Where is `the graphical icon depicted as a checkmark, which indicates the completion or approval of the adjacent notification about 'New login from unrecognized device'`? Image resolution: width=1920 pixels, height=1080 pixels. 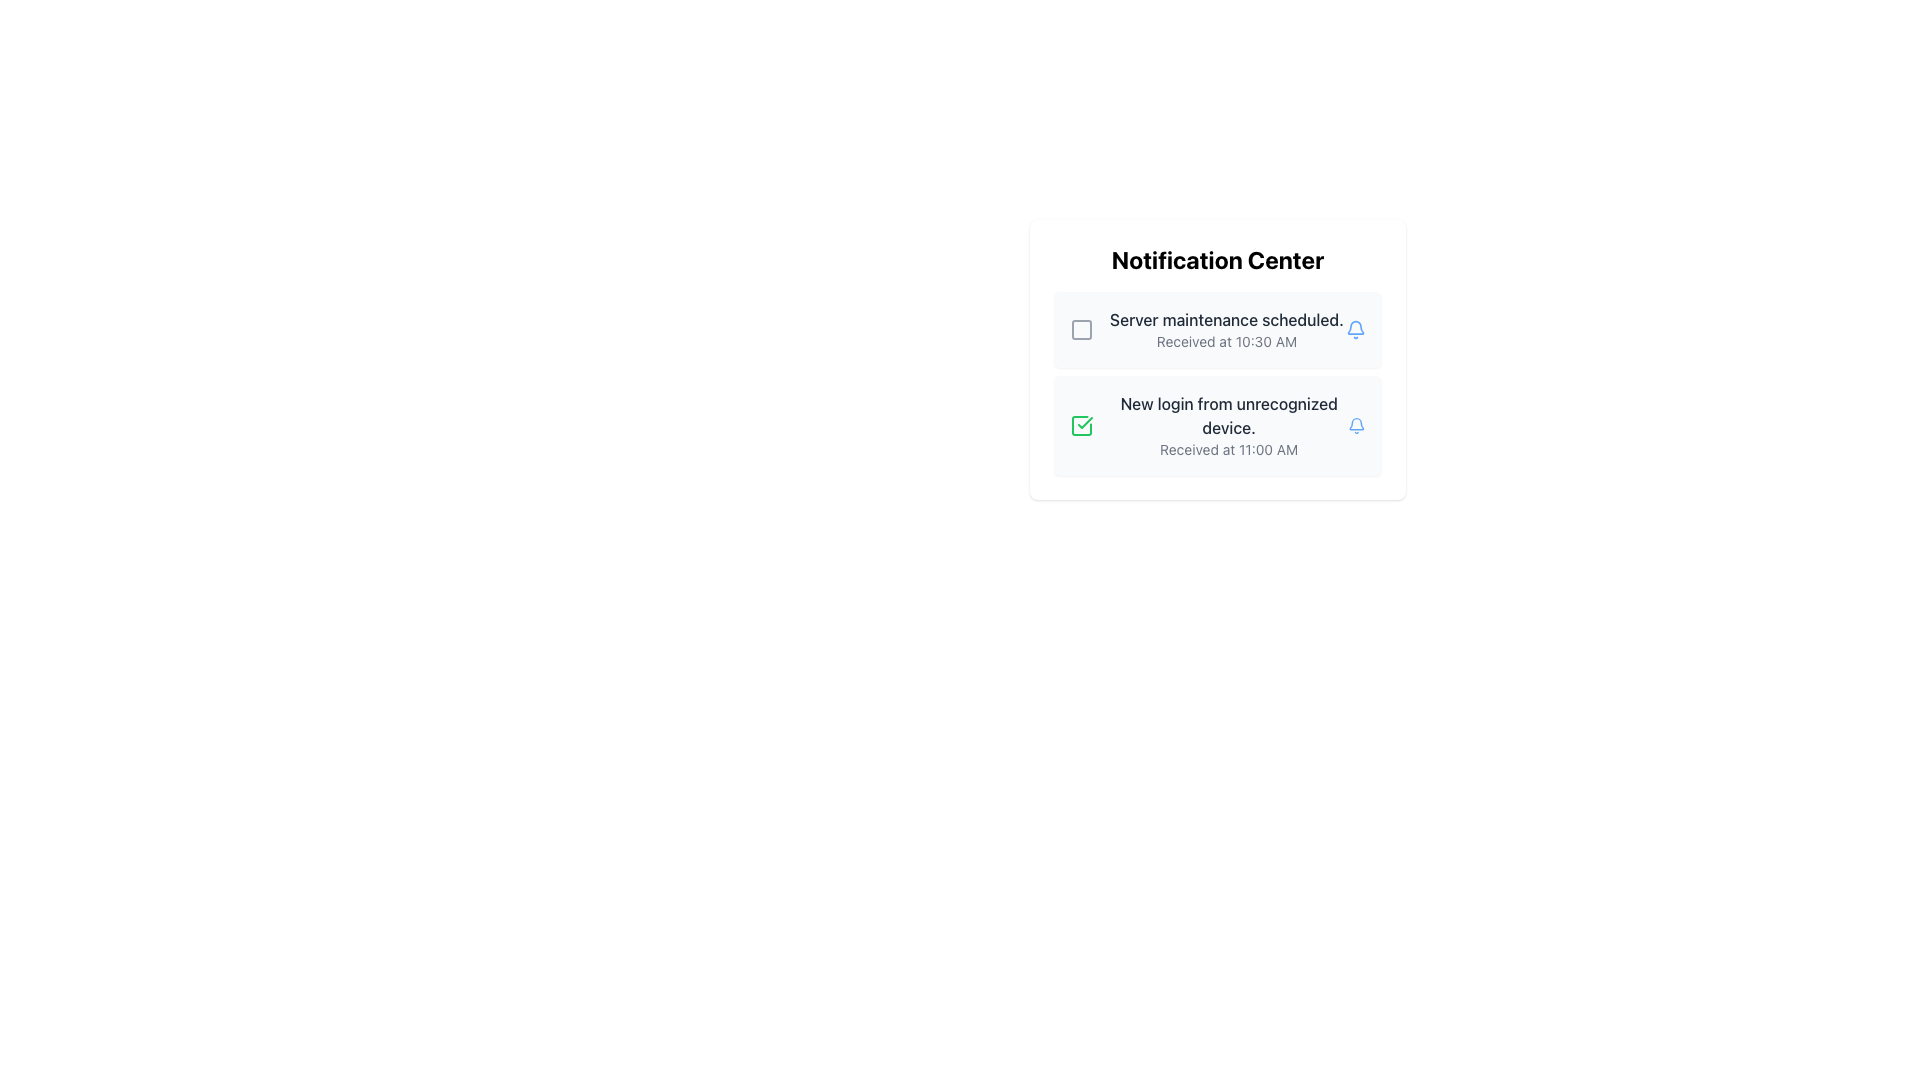
the graphical icon depicted as a checkmark, which indicates the completion or approval of the adjacent notification about 'New login from unrecognized device' is located at coordinates (1084, 422).